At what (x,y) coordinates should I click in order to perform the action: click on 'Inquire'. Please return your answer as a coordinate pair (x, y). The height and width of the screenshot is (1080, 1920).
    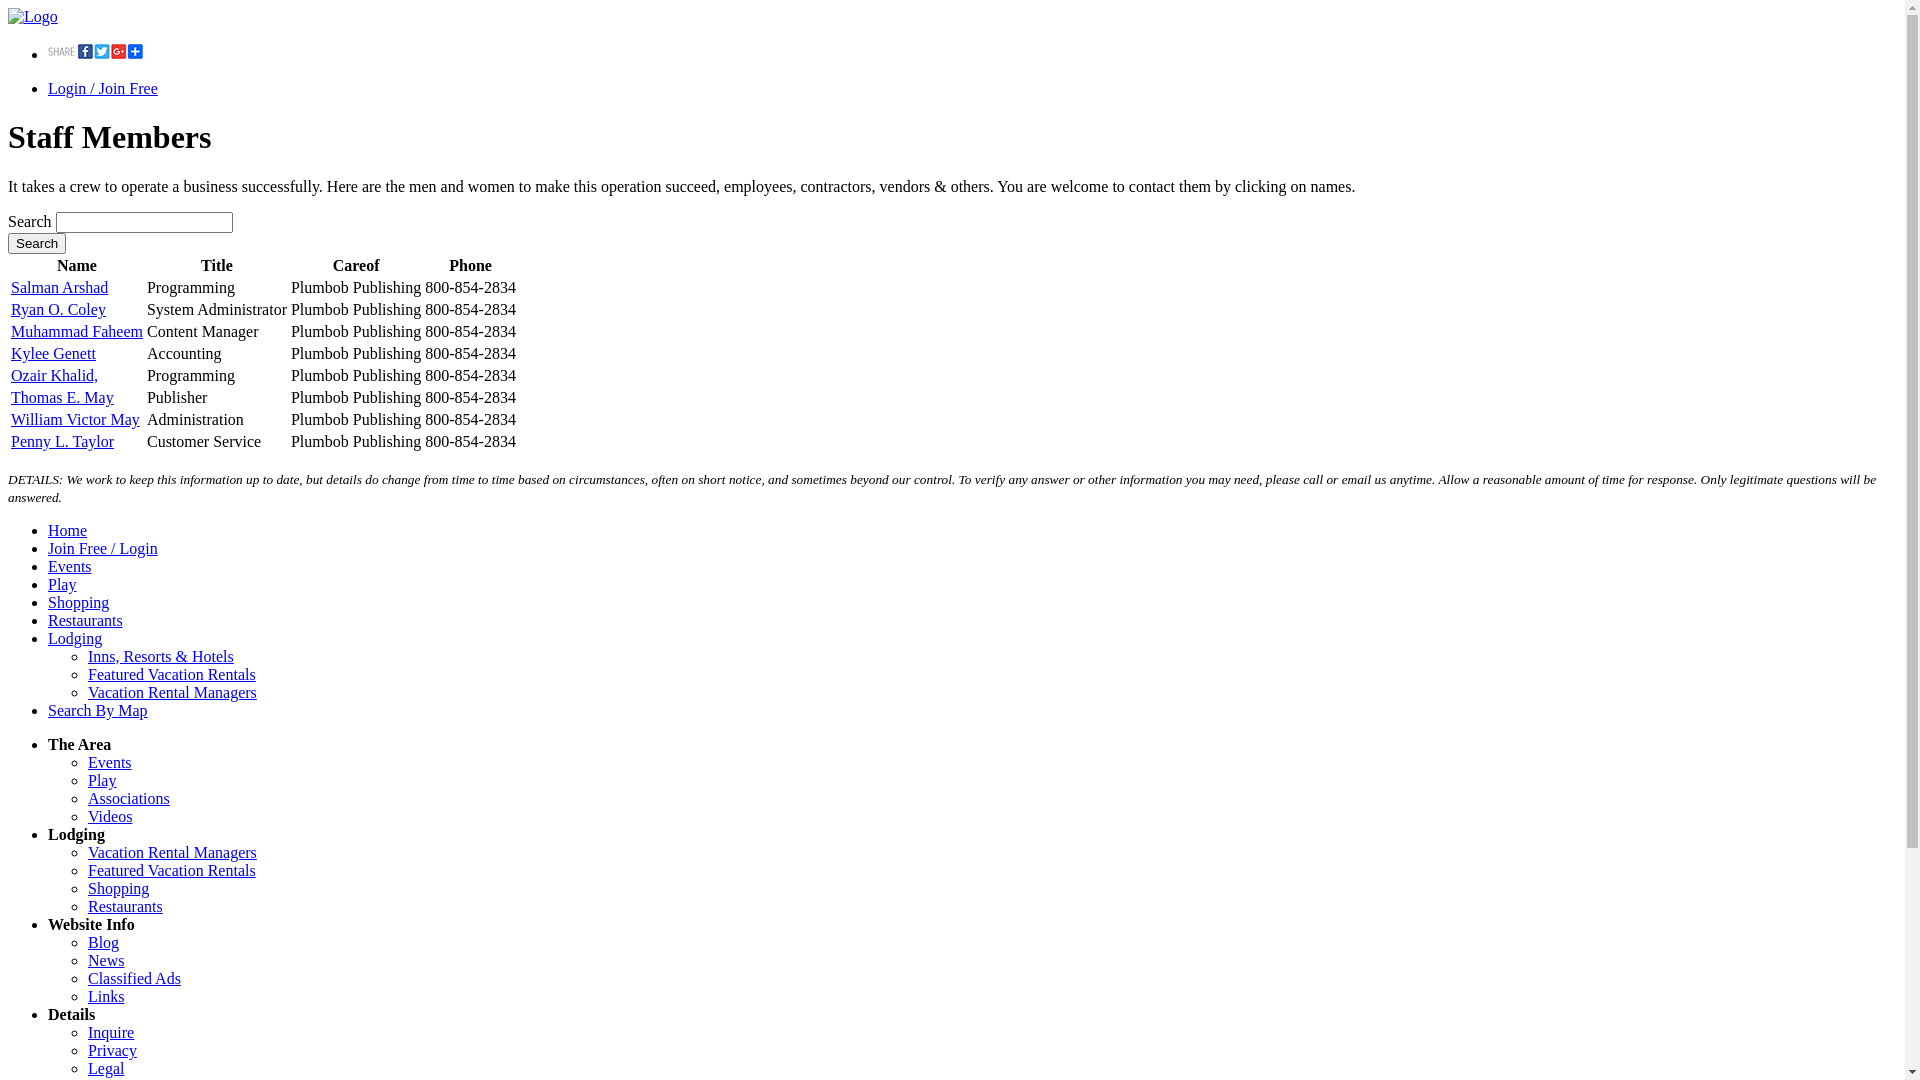
    Looking at the image, I should click on (109, 1032).